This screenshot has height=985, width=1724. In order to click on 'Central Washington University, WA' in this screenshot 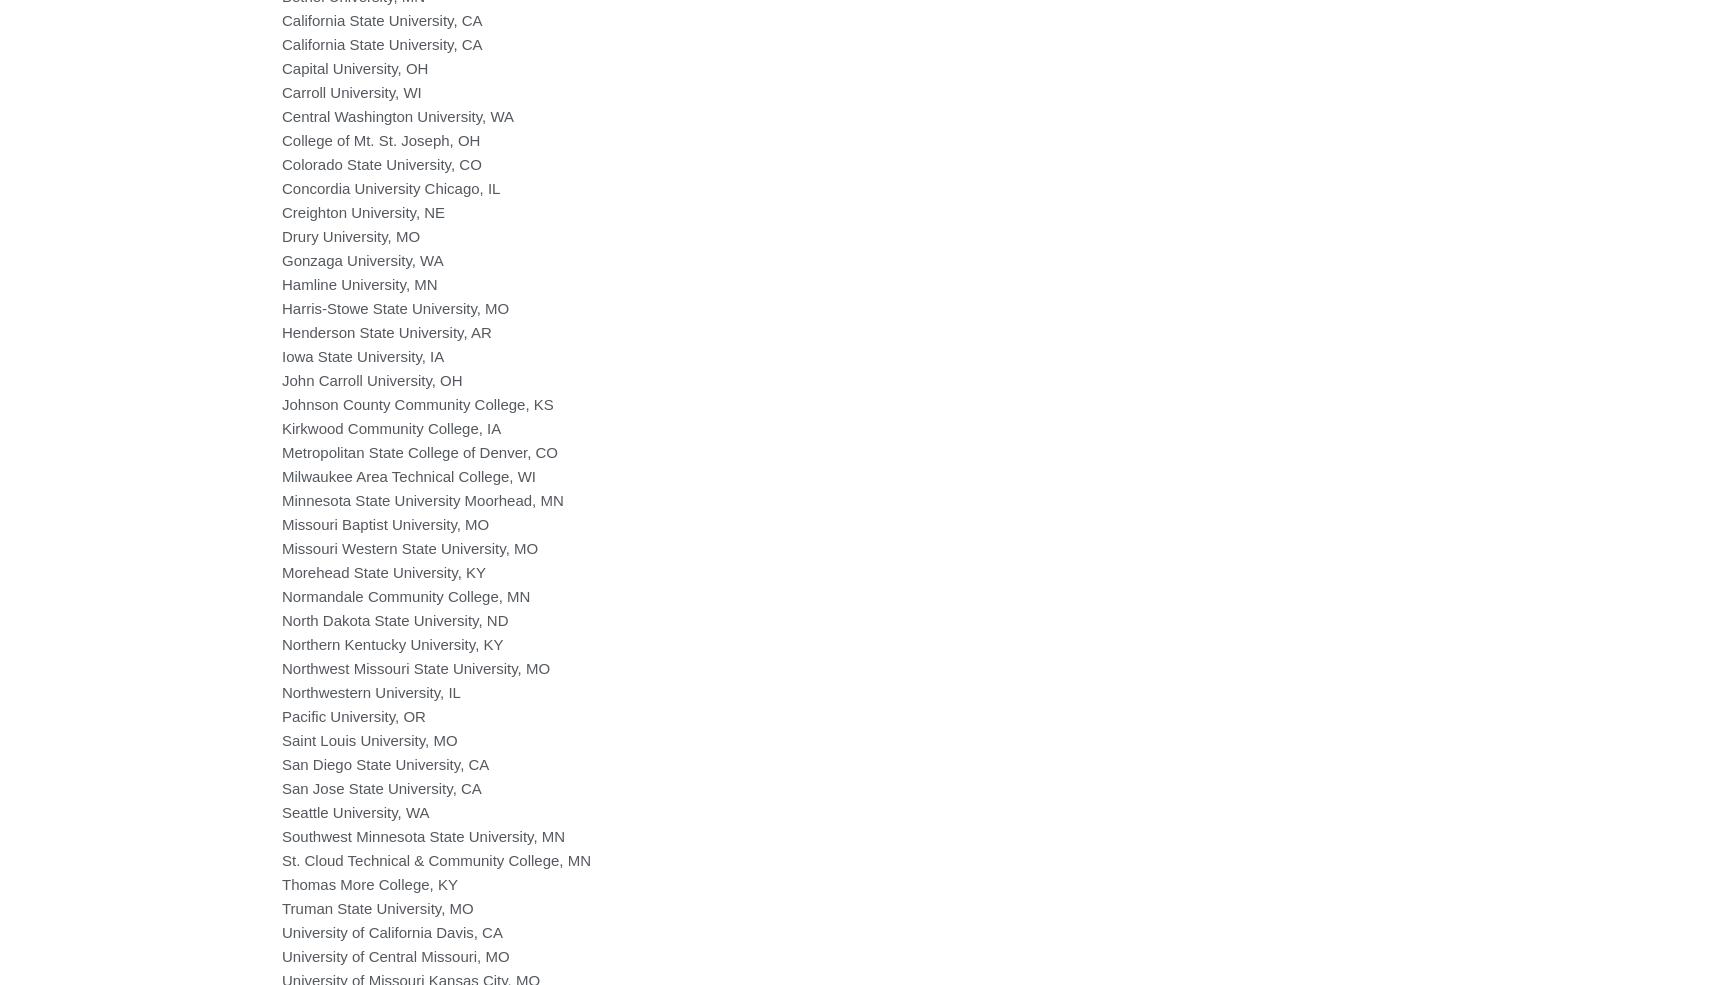, I will do `click(397, 115)`.